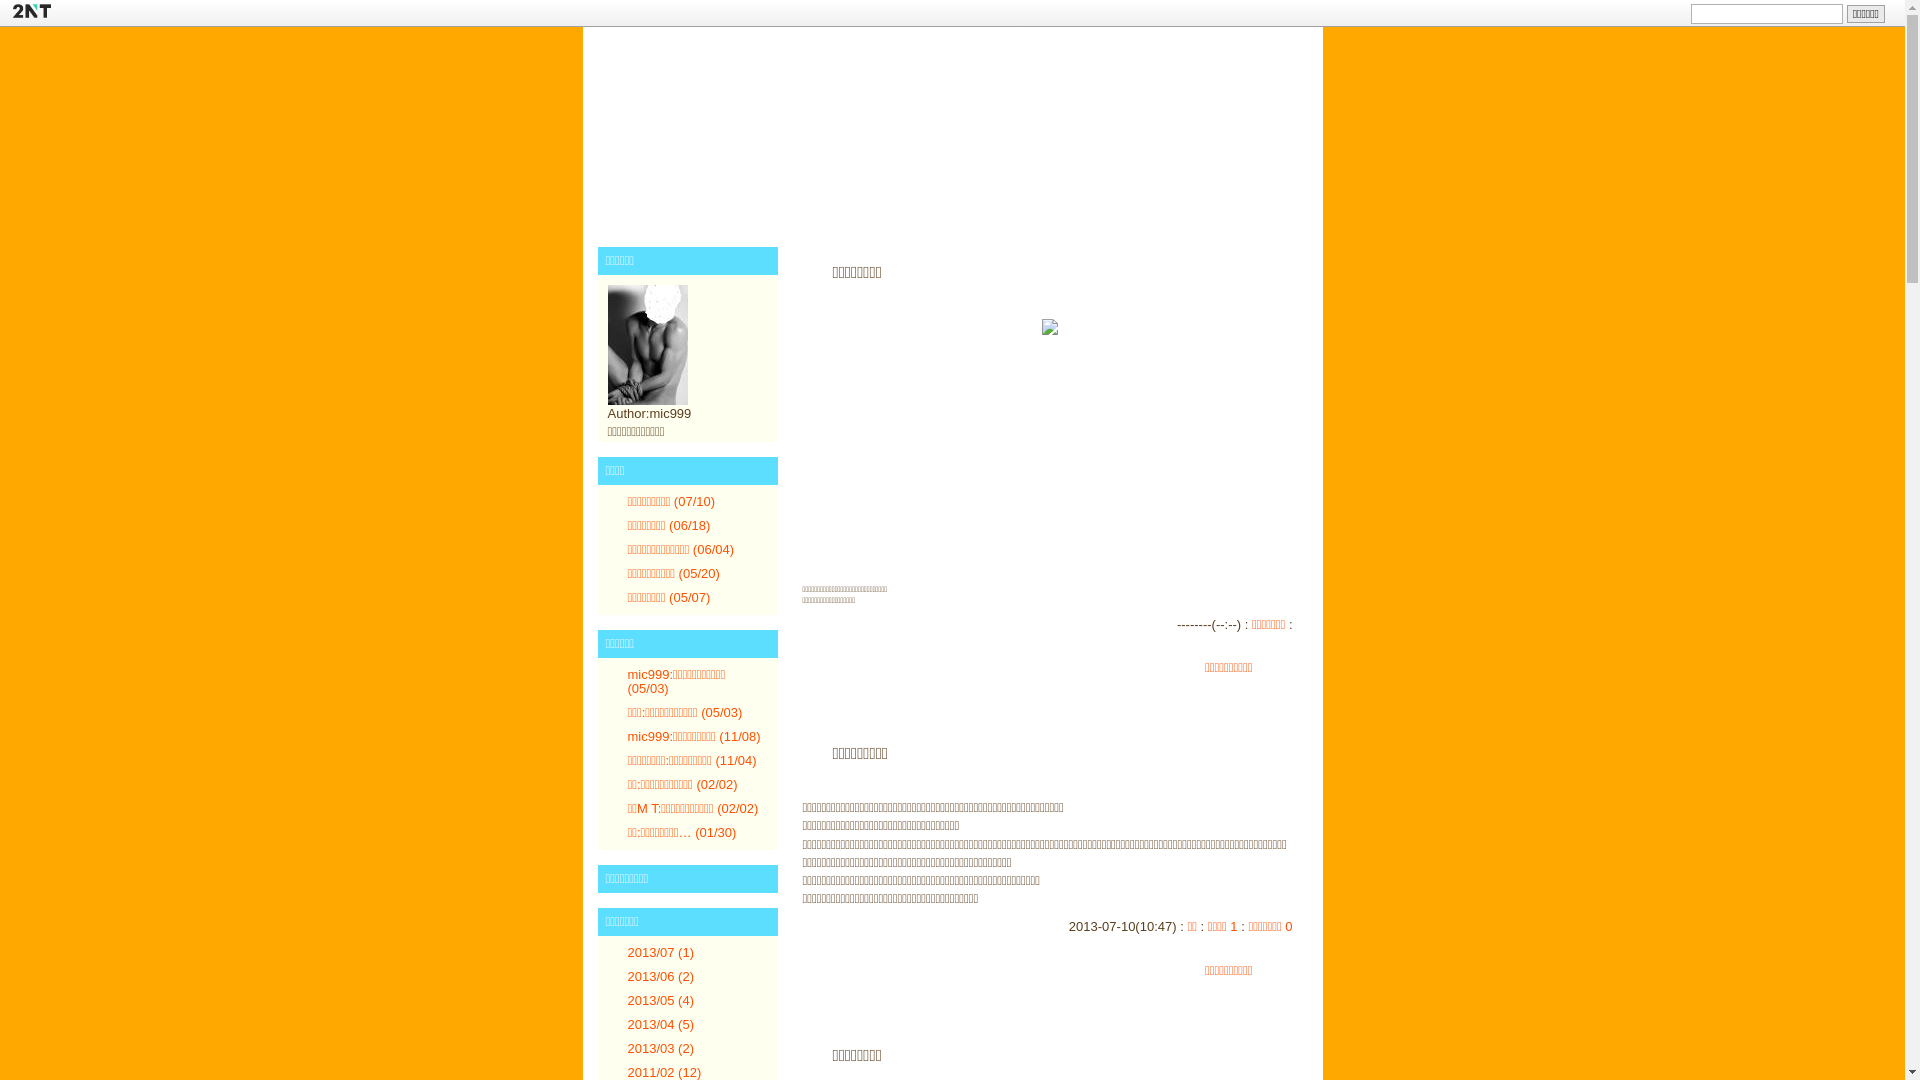 Image resolution: width=1920 pixels, height=1080 pixels. What do you see at coordinates (661, 975) in the screenshot?
I see `'2013/06 (2)'` at bounding box center [661, 975].